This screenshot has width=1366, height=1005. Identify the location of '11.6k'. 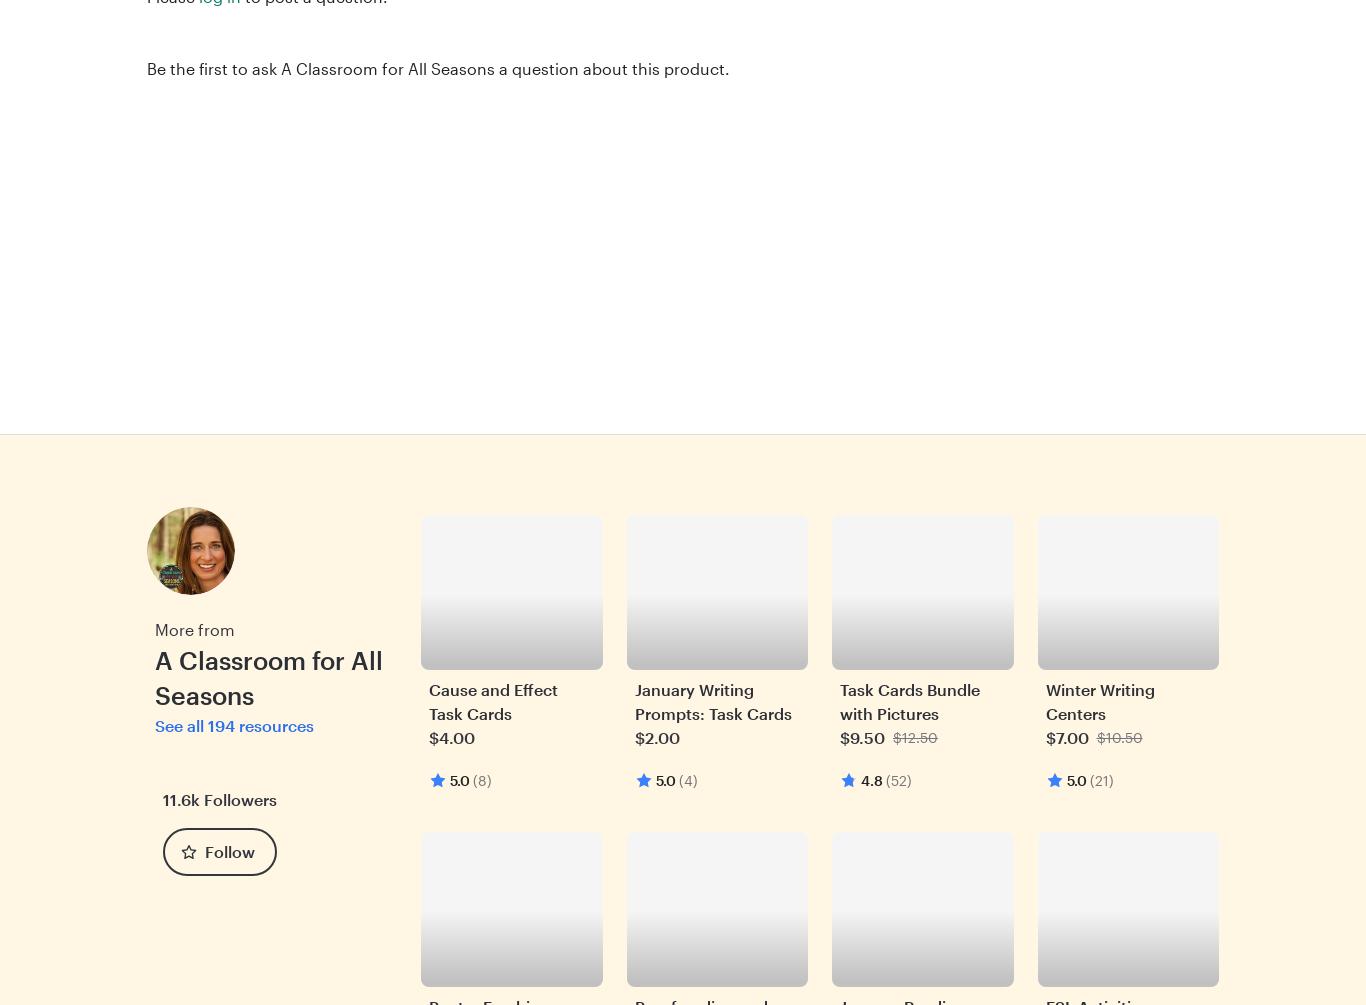
(180, 798).